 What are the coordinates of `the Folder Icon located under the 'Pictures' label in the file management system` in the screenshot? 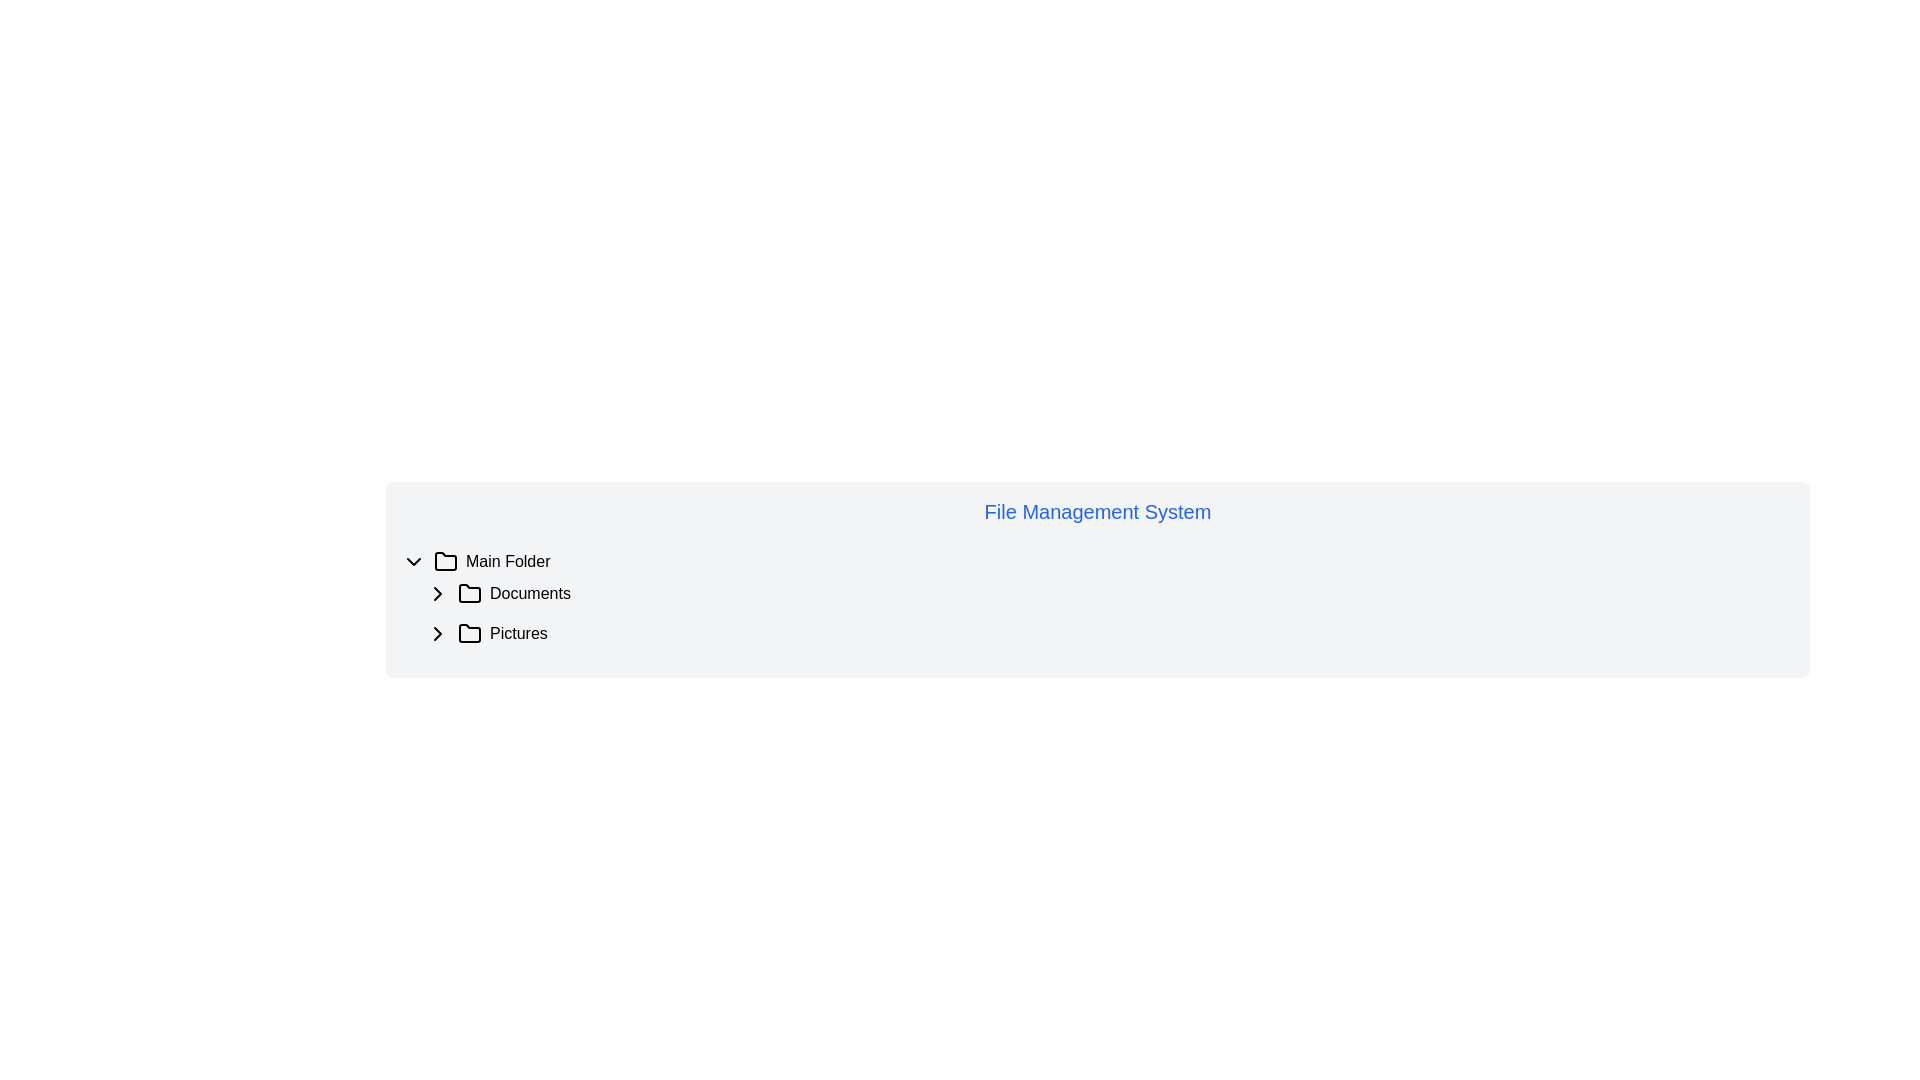 It's located at (469, 632).